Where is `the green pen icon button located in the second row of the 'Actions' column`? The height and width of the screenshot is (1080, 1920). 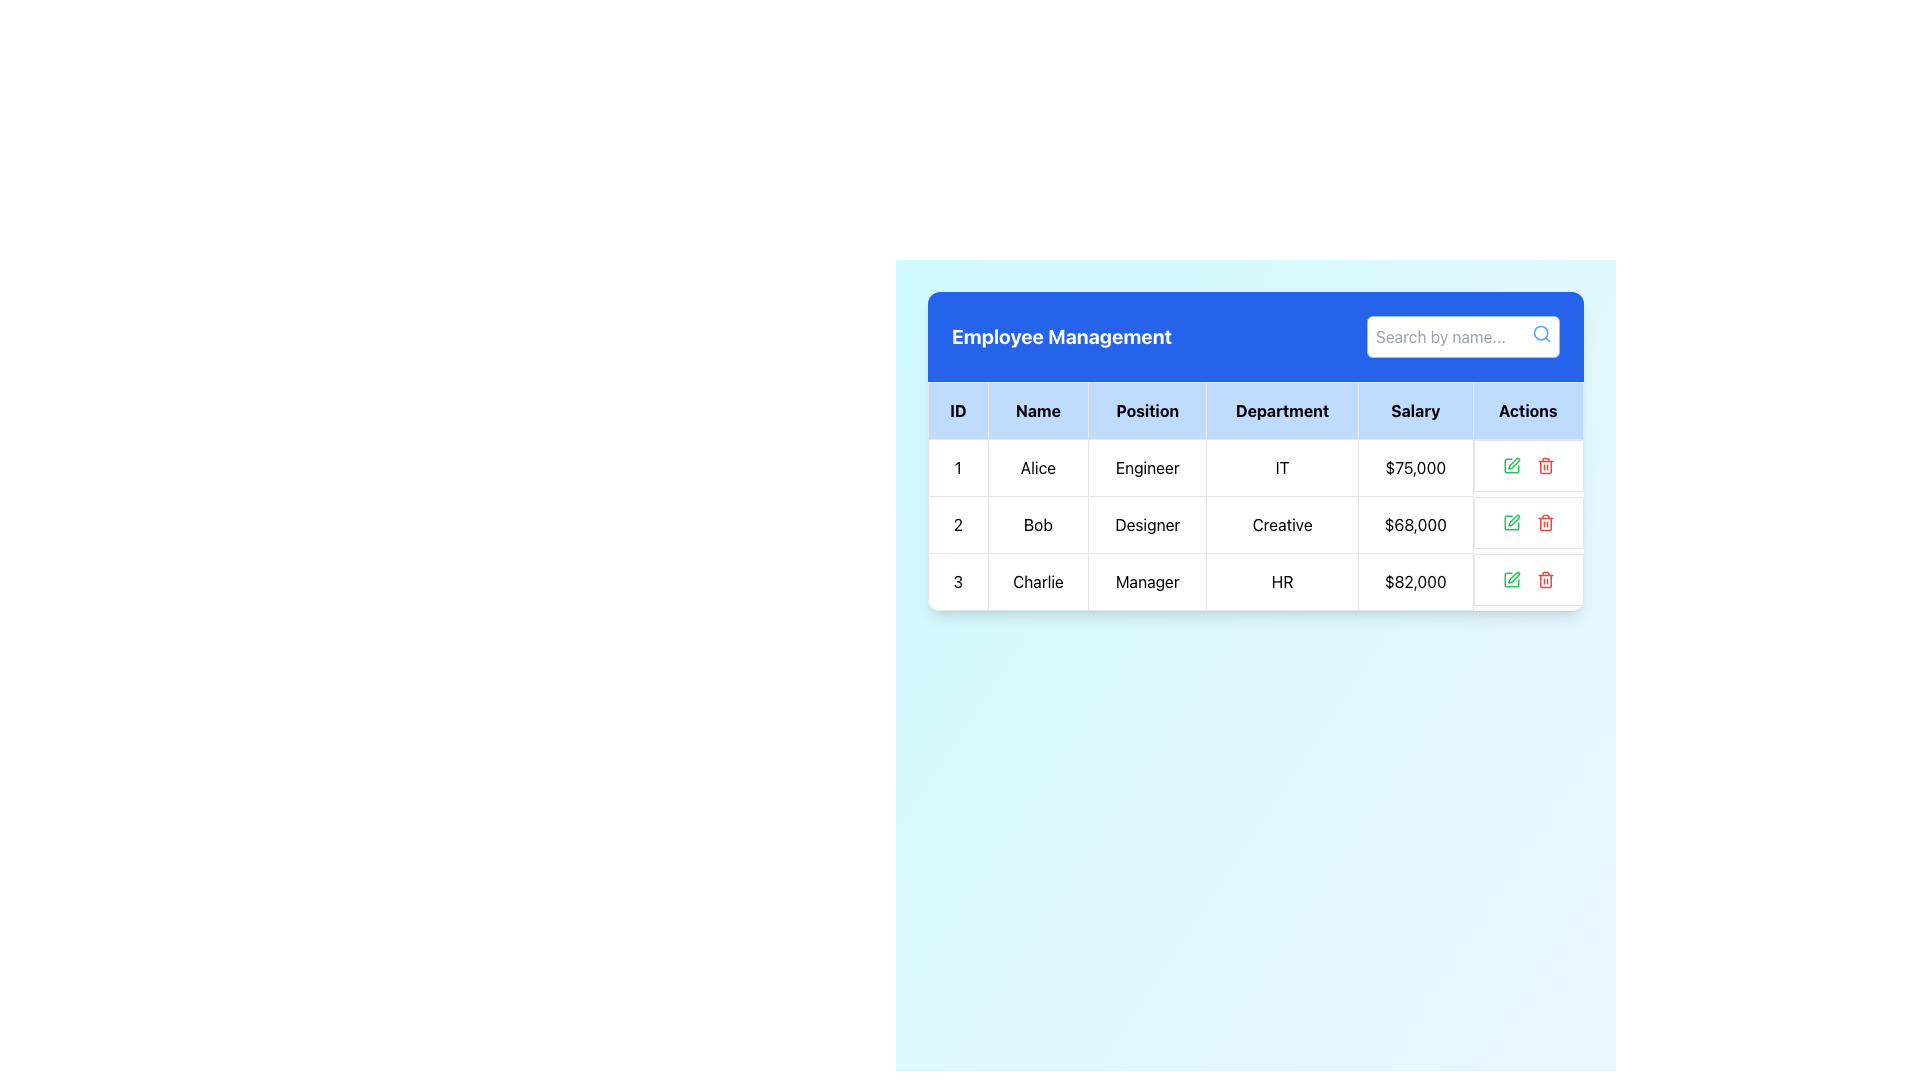
the green pen icon button located in the second row of the 'Actions' column is located at coordinates (1511, 521).